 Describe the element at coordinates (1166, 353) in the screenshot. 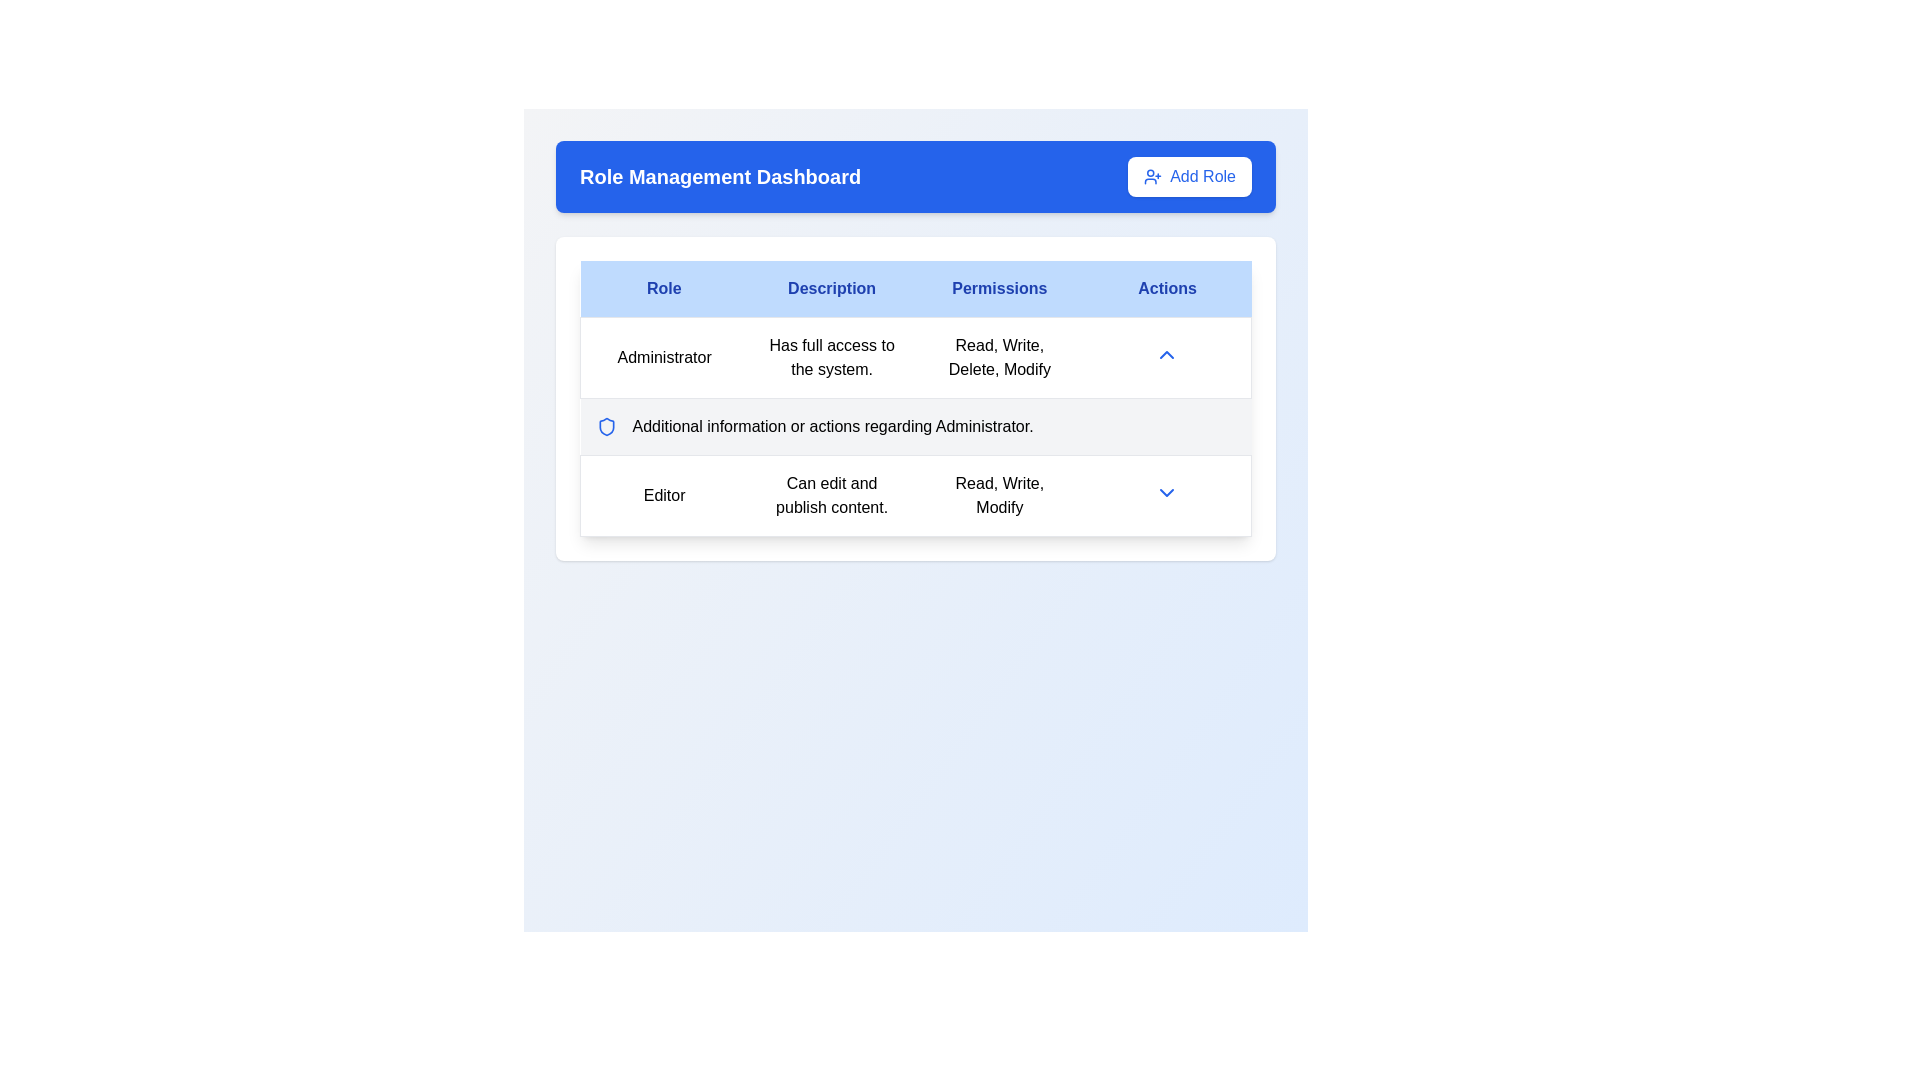

I see `the toggle button in the 'Actions' column for the 'Administrator' role` at that location.